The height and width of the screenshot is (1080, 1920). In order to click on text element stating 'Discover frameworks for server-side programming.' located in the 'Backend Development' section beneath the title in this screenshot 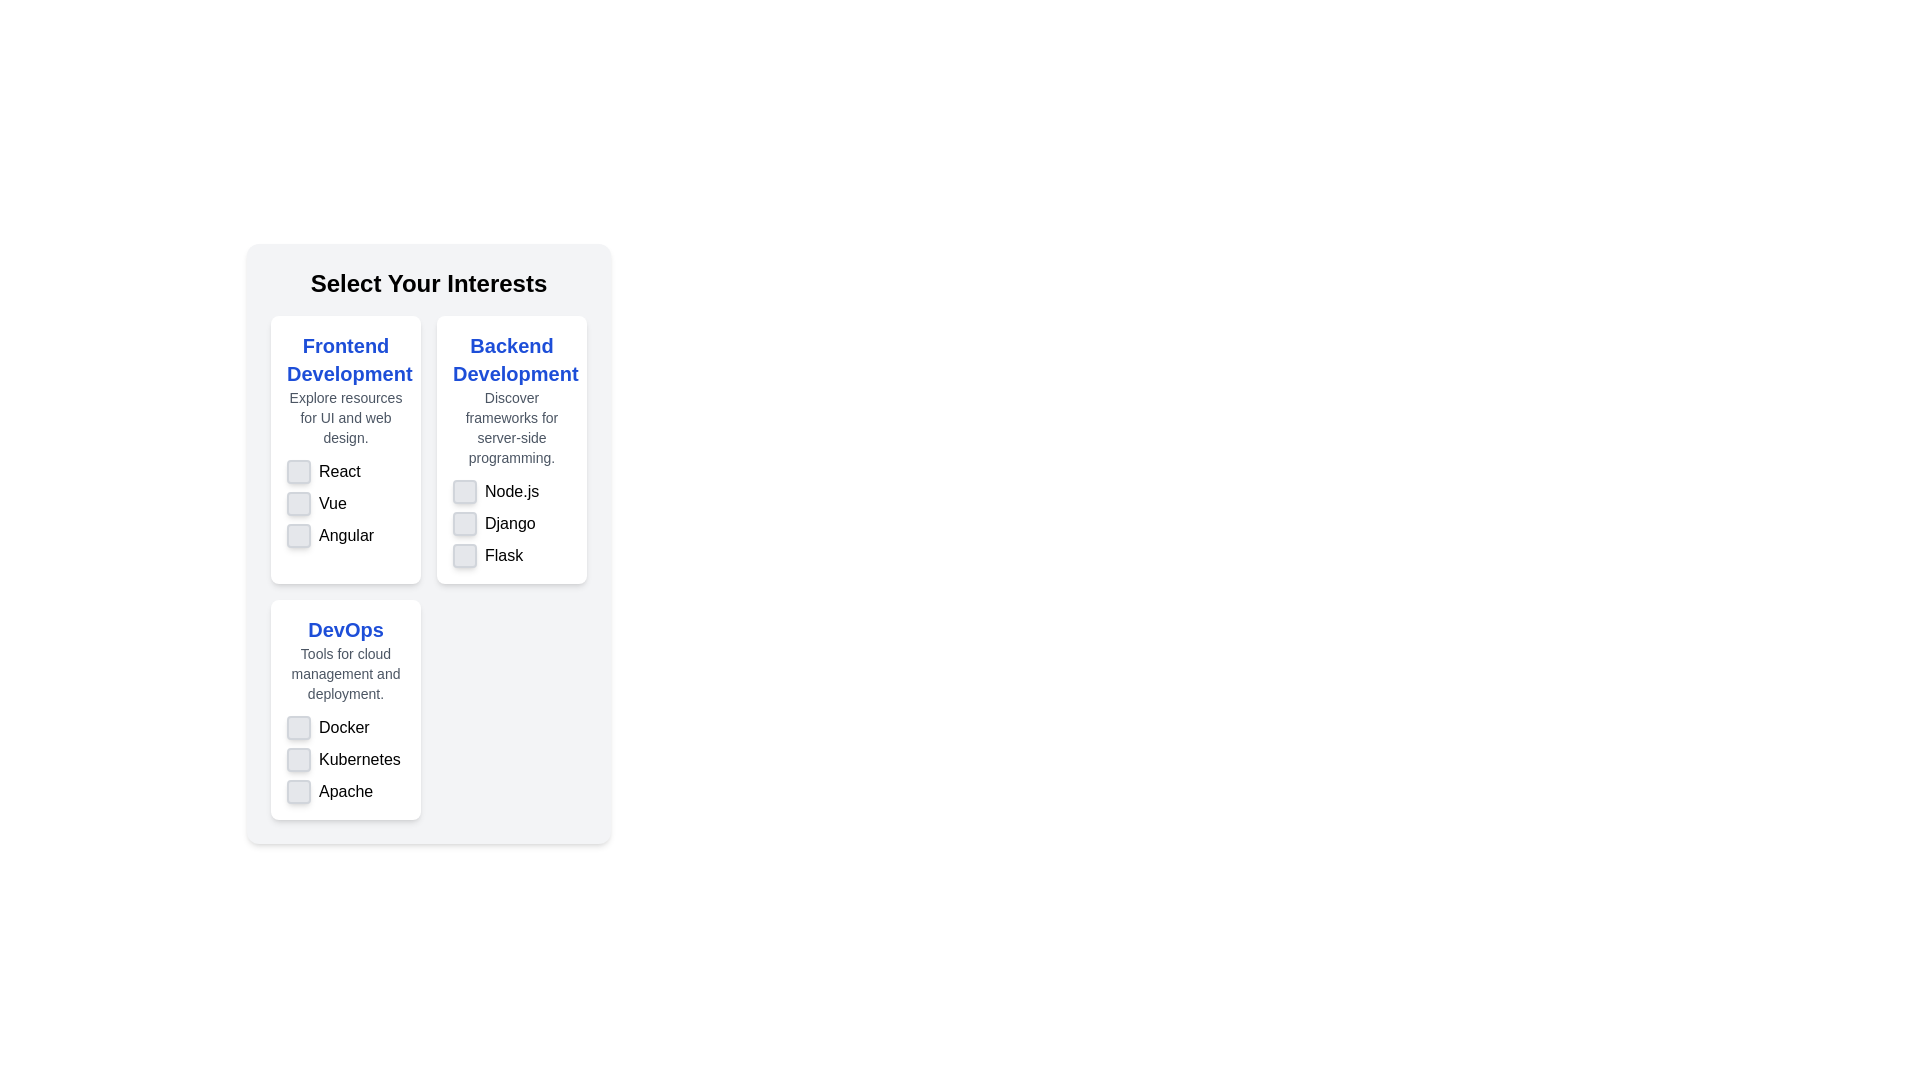, I will do `click(512, 427)`.